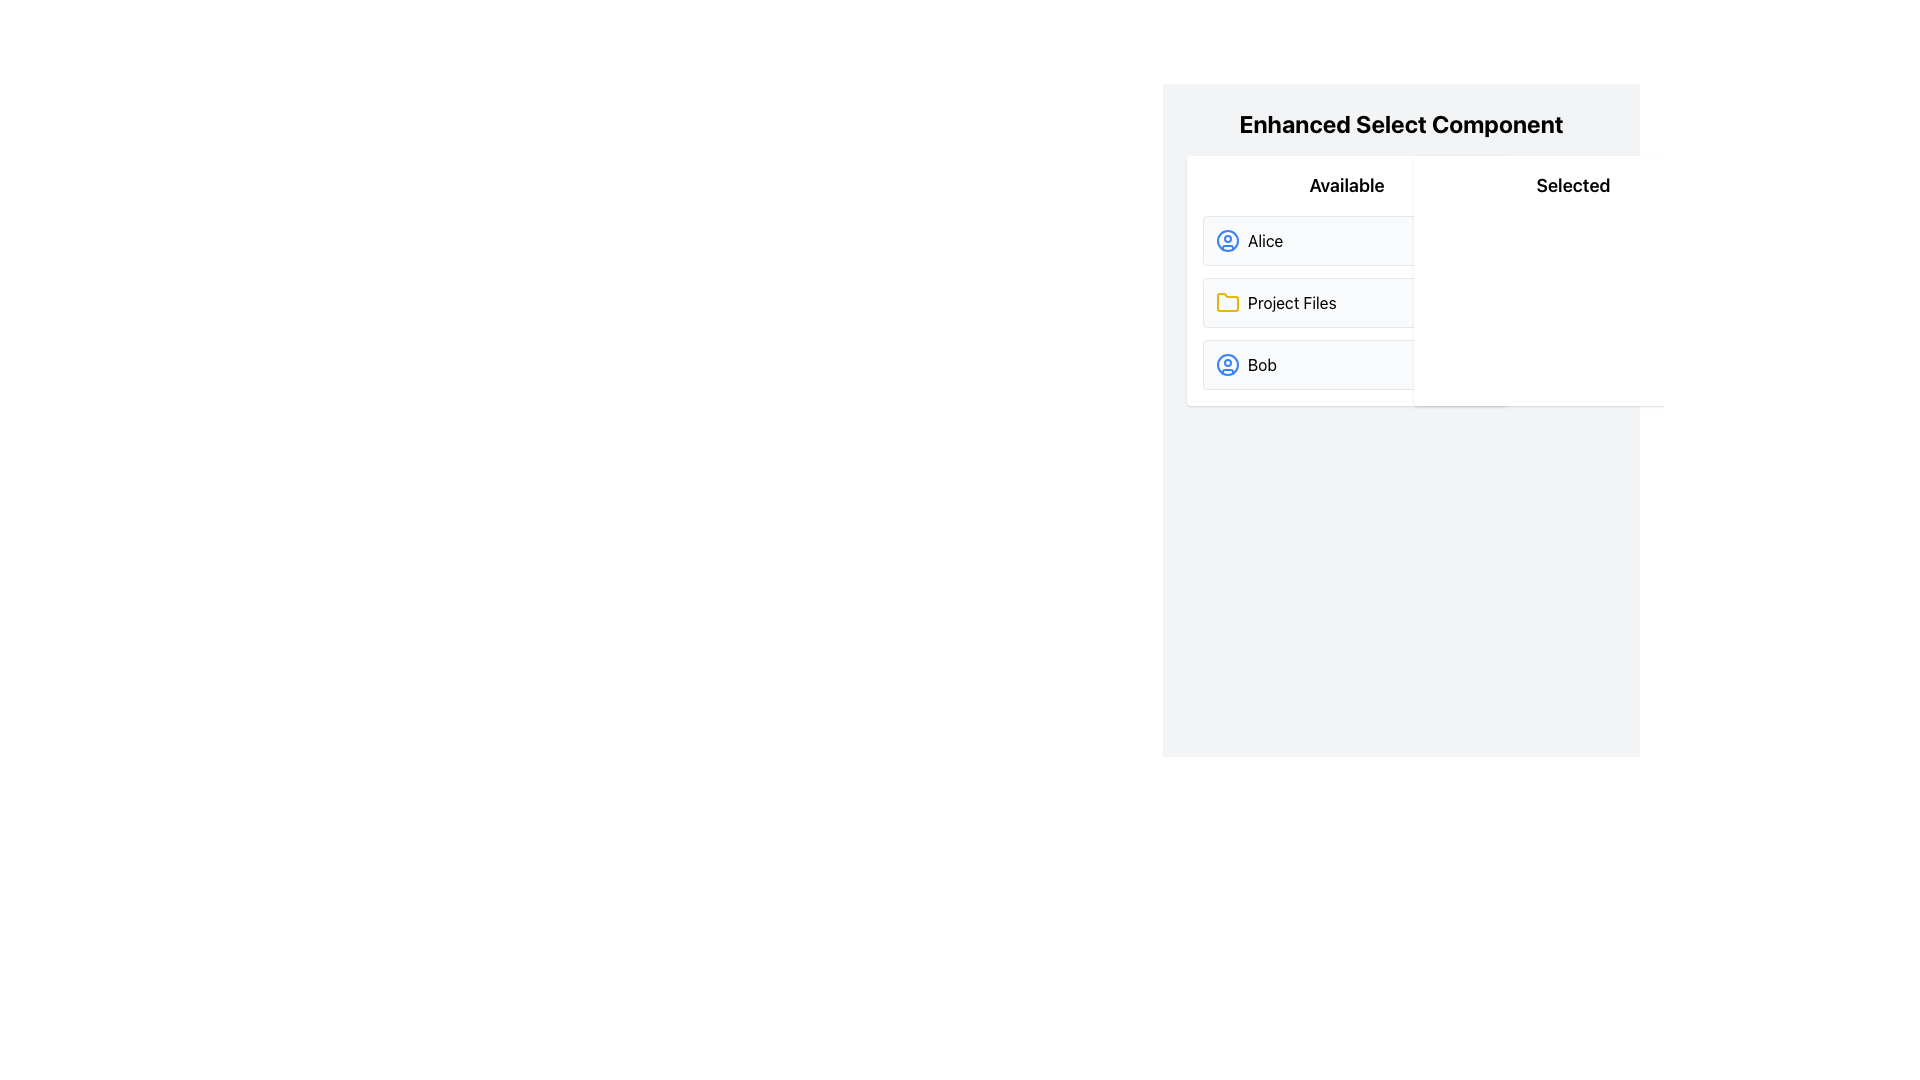 The width and height of the screenshot is (1920, 1080). Describe the element at coordinates (1347, 281) in the screenshot. I see `and drop the 'Project Files' list item, which has a yellow folder icon and a green 'Add' button, from its position in the left panel under 'Available'` at that location.